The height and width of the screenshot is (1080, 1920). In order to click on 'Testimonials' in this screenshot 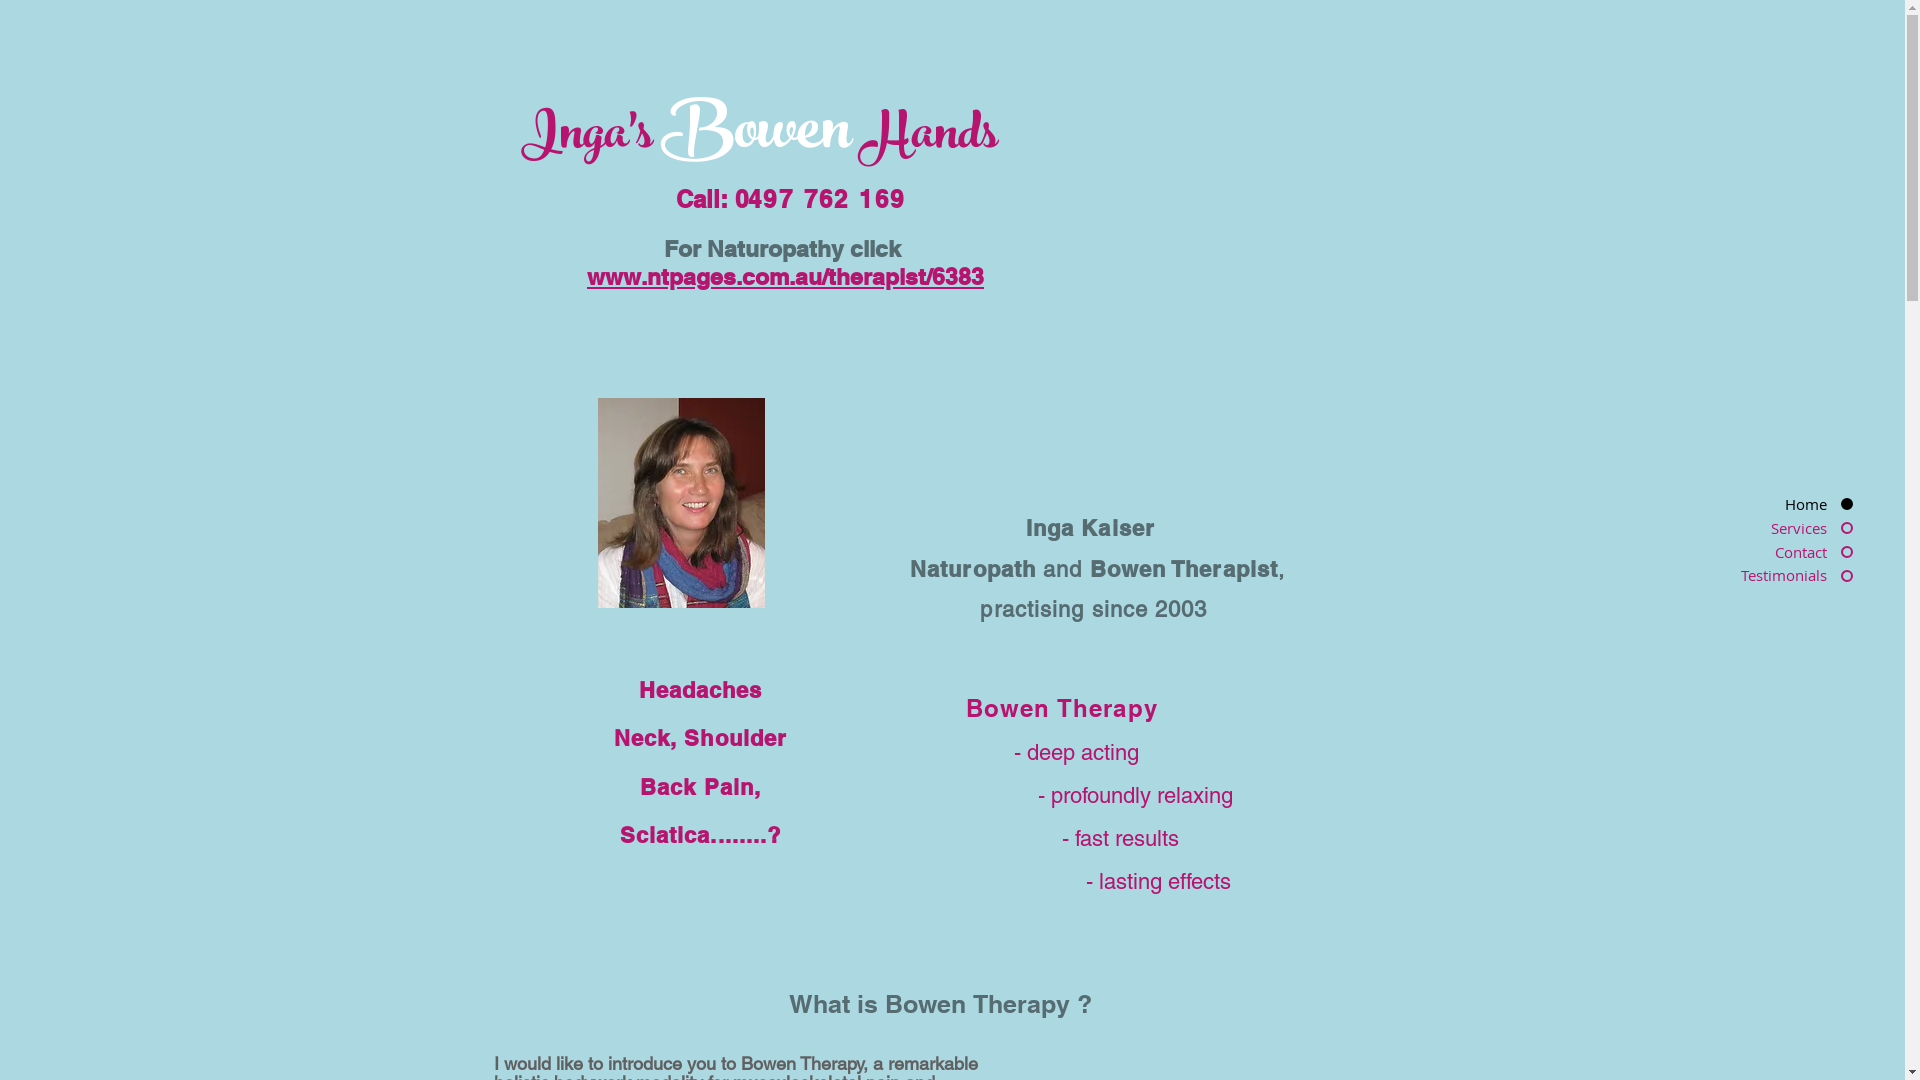, I will do `click(1771, 575)`.